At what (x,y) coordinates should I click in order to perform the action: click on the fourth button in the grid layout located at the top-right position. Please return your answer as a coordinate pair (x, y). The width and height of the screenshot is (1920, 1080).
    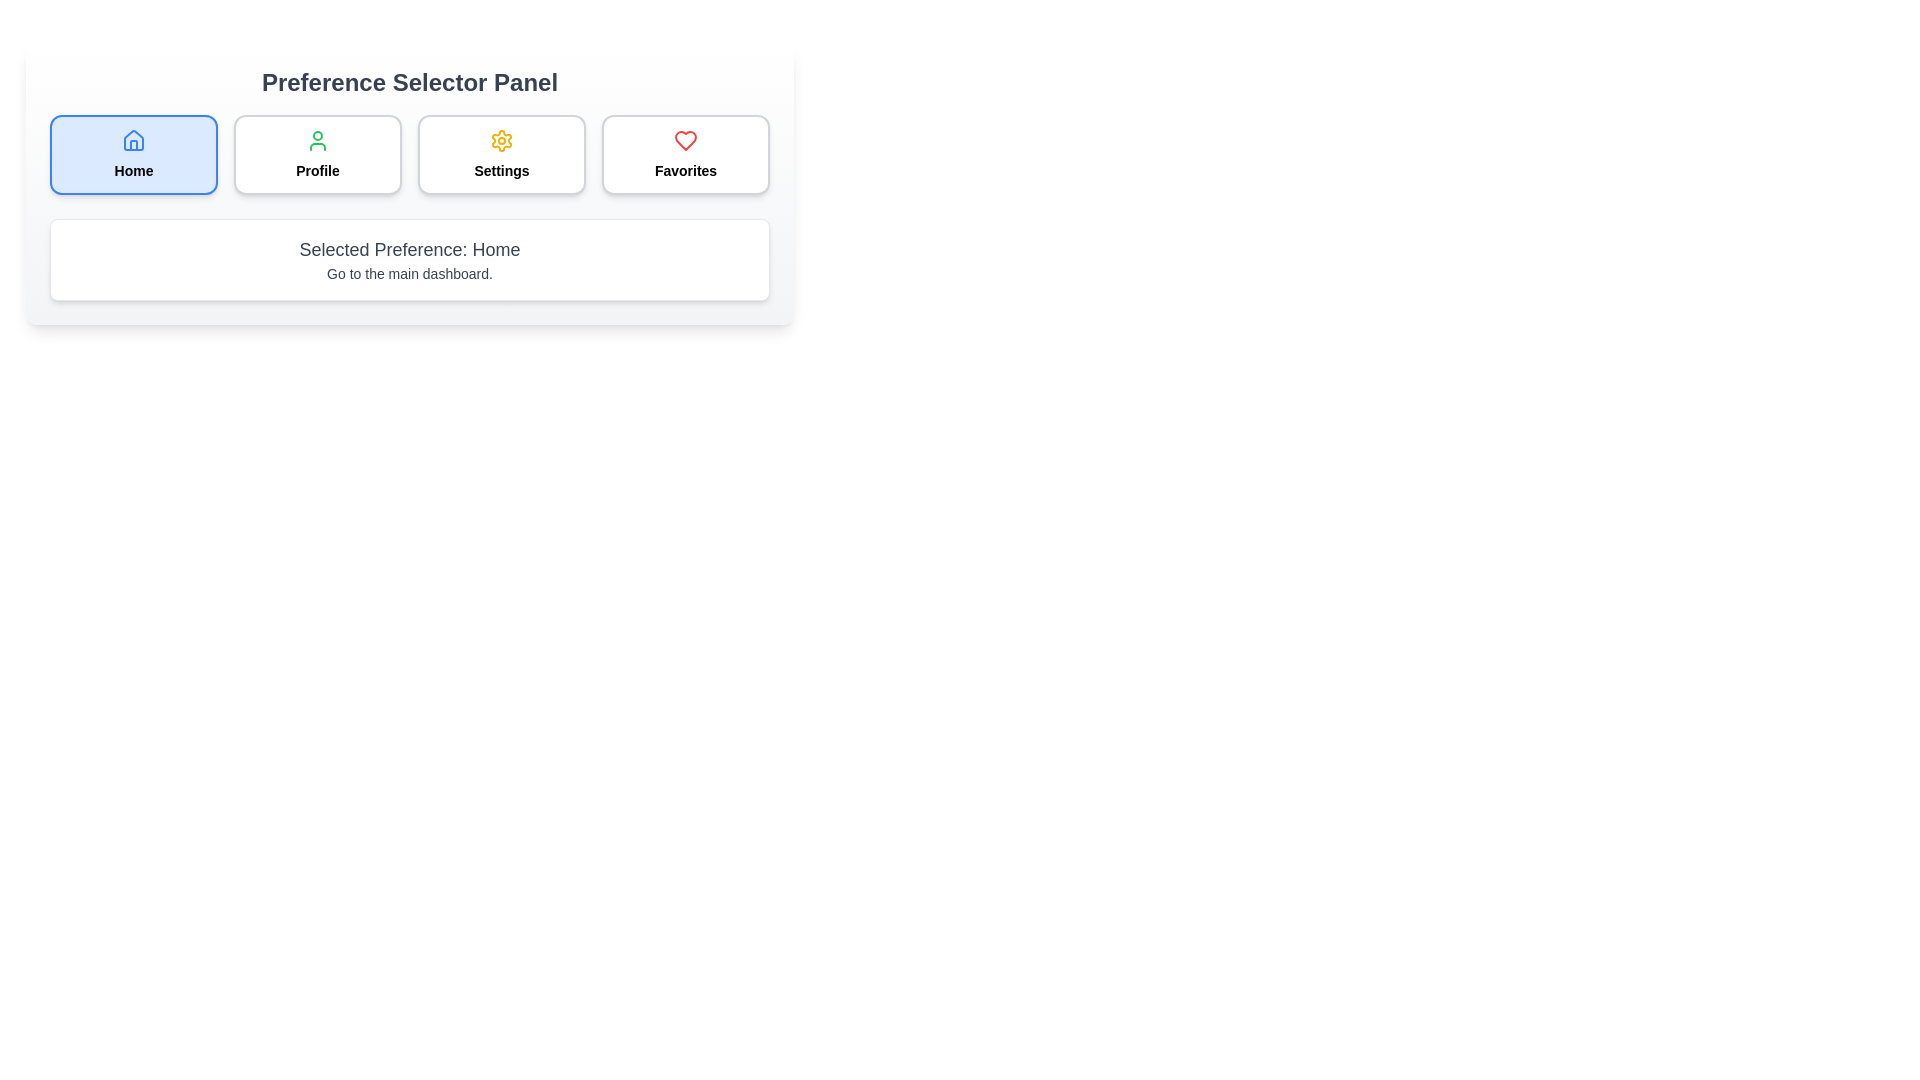
    Looking at the image, I should click on (686, 153).